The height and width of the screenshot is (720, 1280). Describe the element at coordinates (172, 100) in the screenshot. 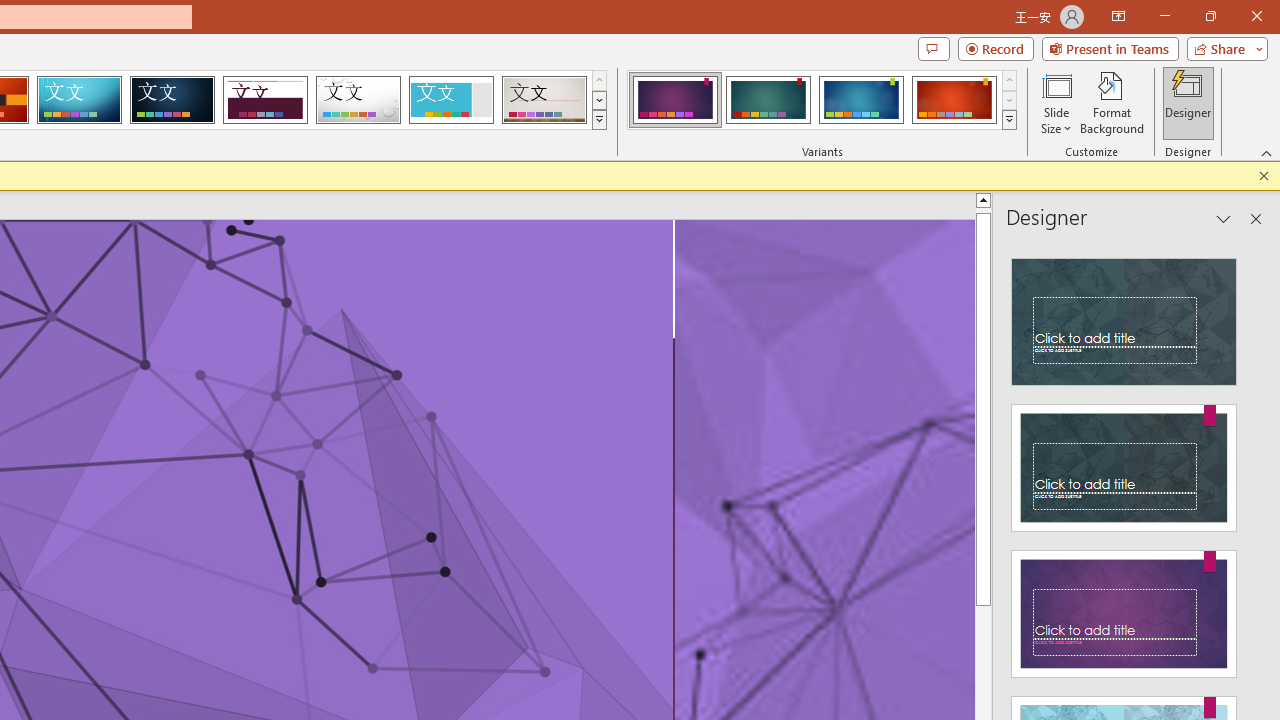

I see `'Damask'` at that location.